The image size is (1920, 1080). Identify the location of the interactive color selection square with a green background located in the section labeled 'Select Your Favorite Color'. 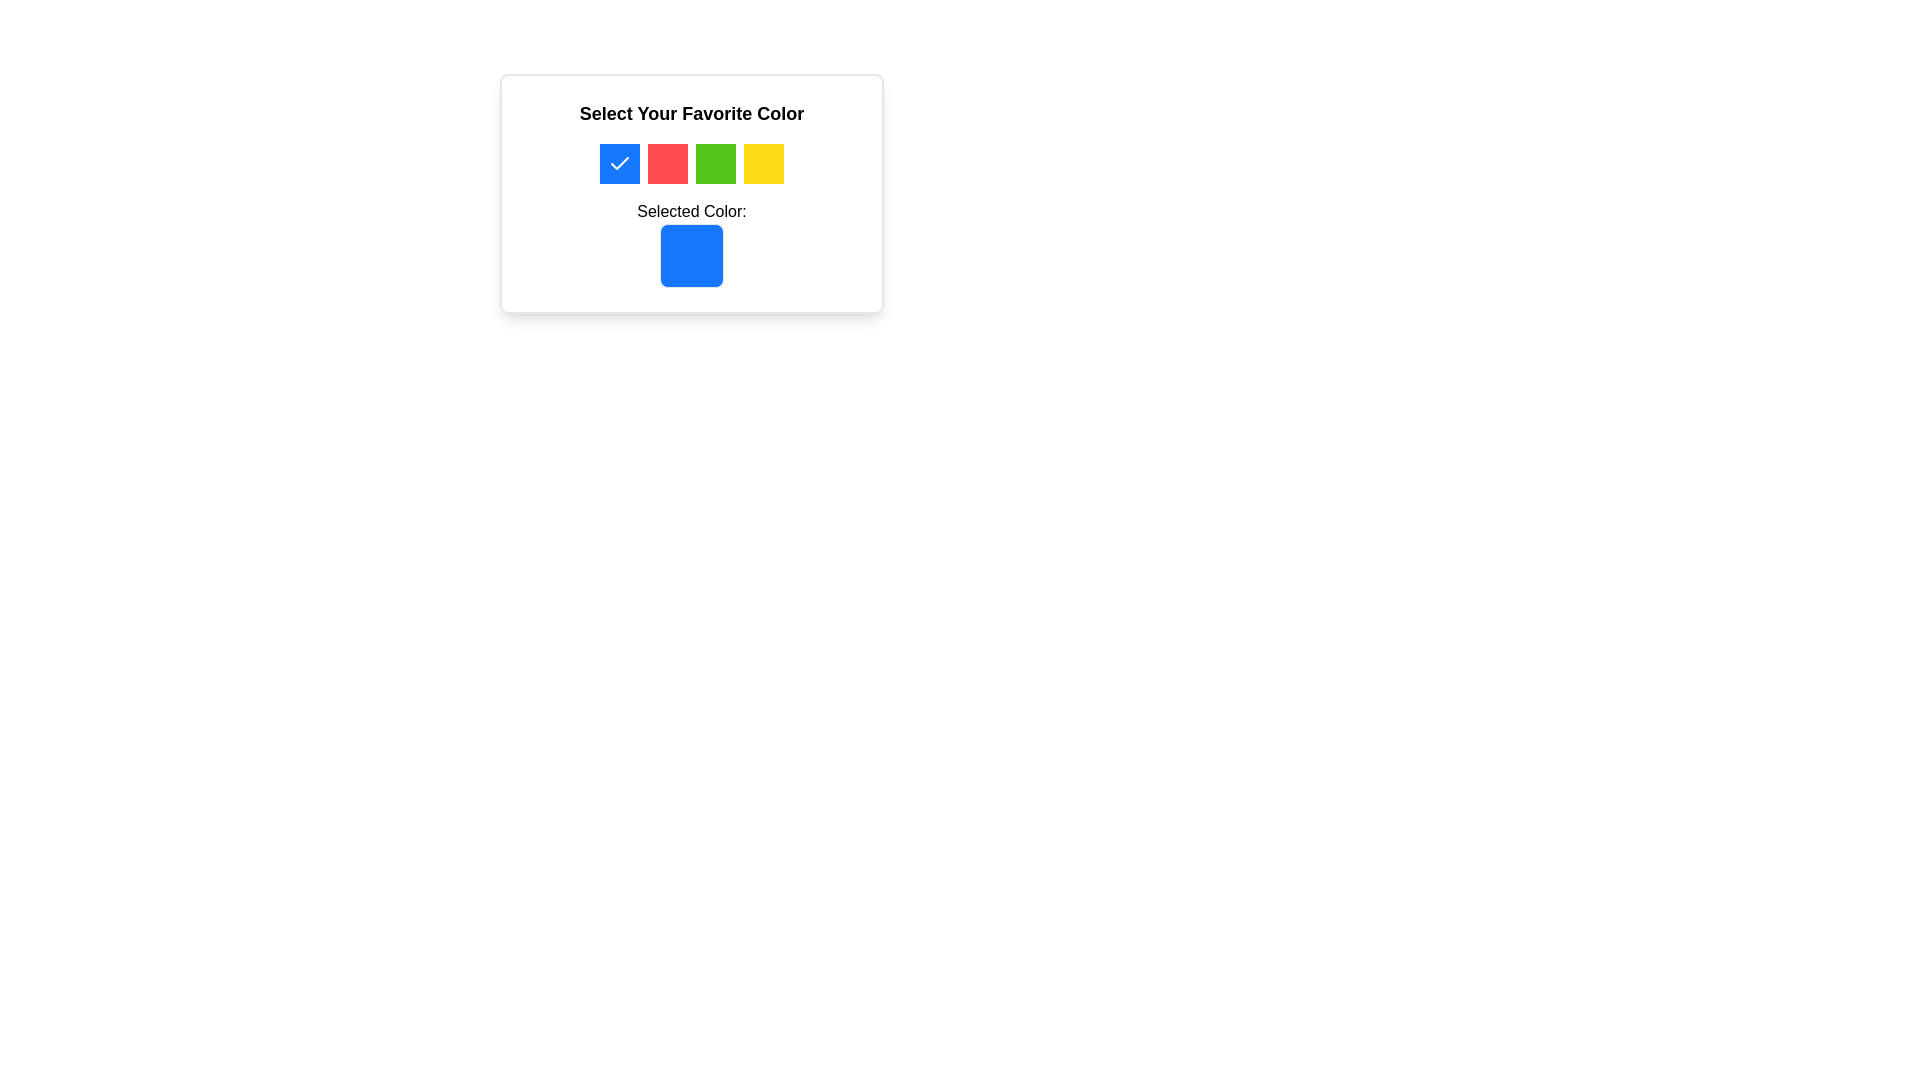
(715, 163).